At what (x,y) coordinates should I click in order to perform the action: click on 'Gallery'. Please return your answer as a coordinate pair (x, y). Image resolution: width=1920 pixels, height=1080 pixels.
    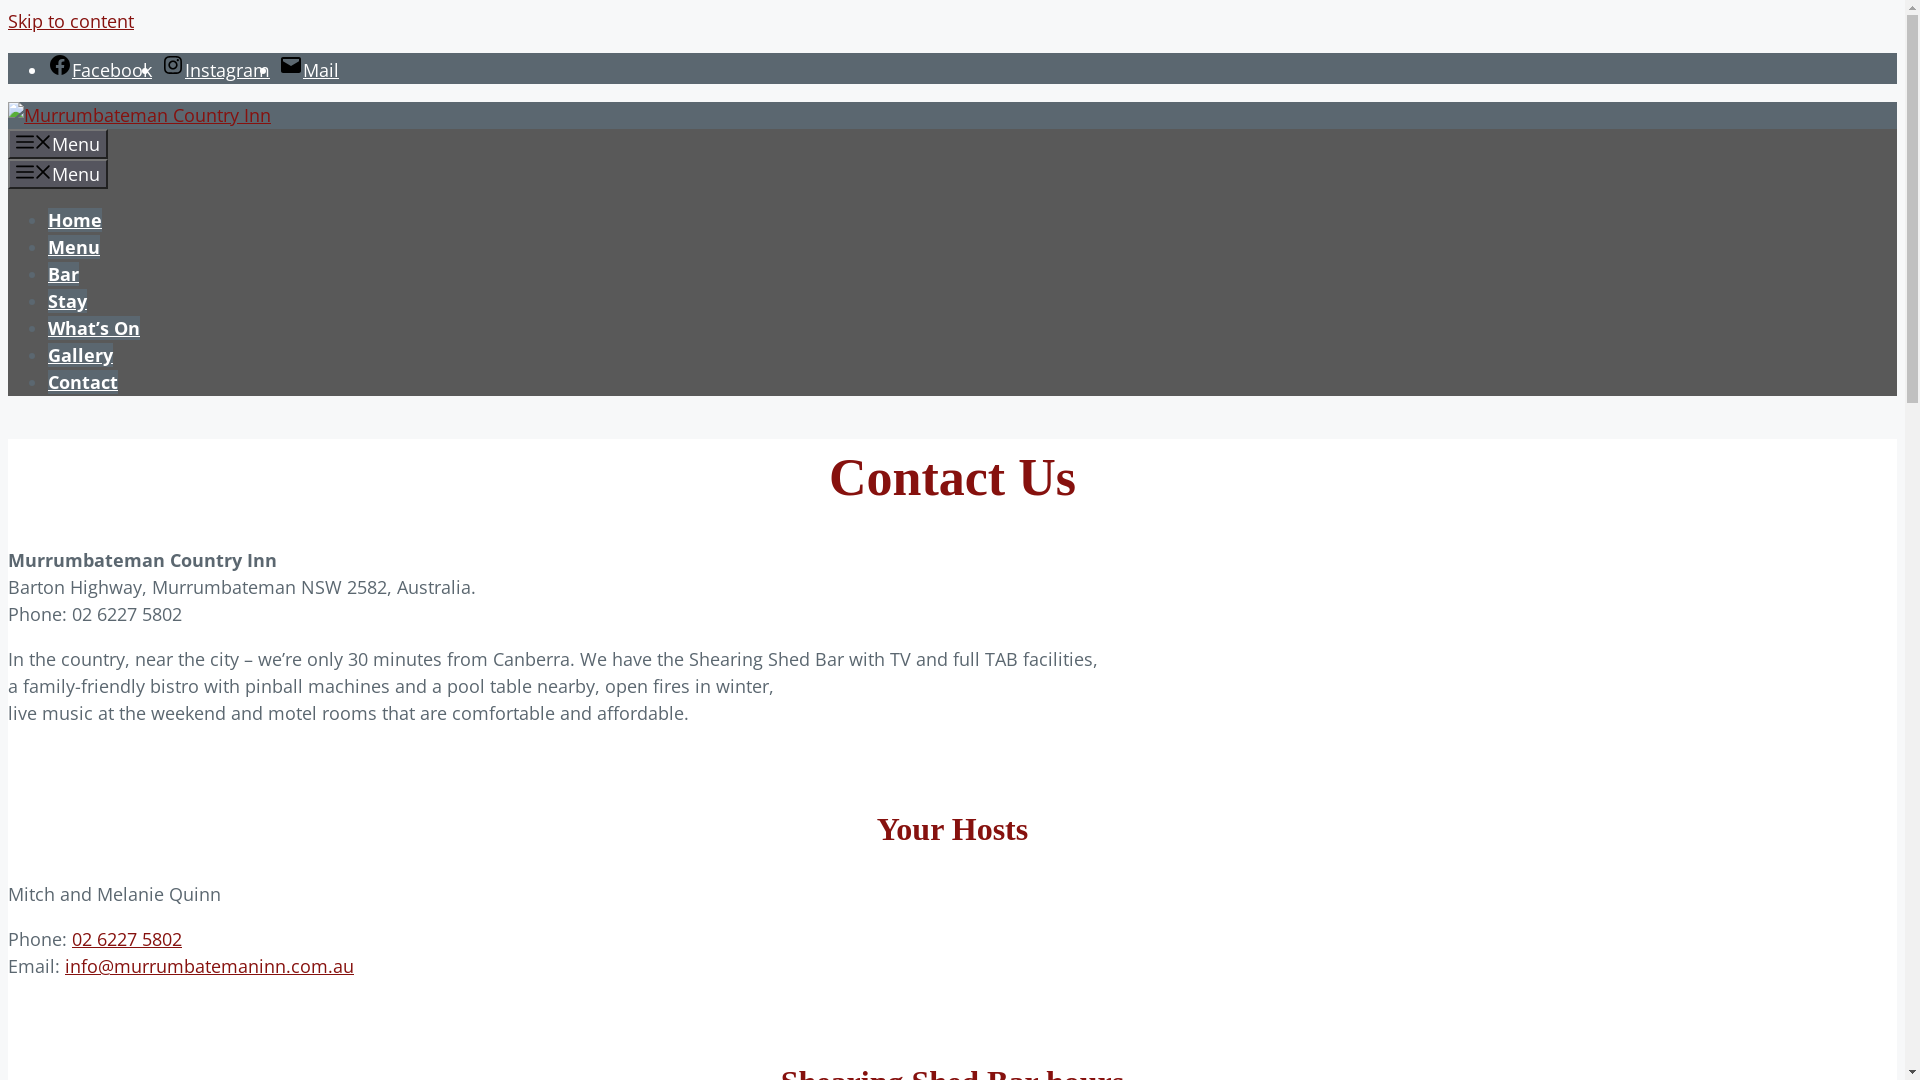
    Looking at the image, I should click on (80, 353).